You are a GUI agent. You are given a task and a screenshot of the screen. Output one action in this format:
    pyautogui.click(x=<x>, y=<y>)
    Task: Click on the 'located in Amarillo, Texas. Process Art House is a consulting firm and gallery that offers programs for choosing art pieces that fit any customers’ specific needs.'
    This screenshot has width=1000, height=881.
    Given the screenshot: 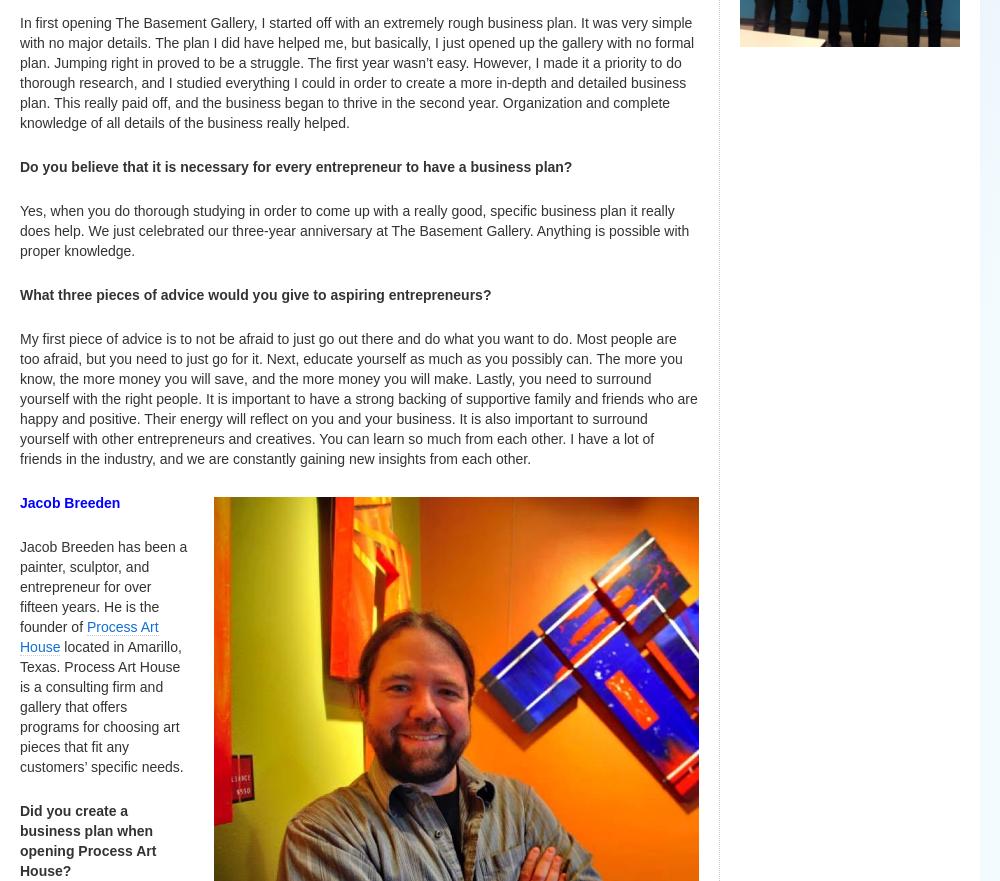 What is the action you would take?
    pyautogui.click(x=100, y=706)
    